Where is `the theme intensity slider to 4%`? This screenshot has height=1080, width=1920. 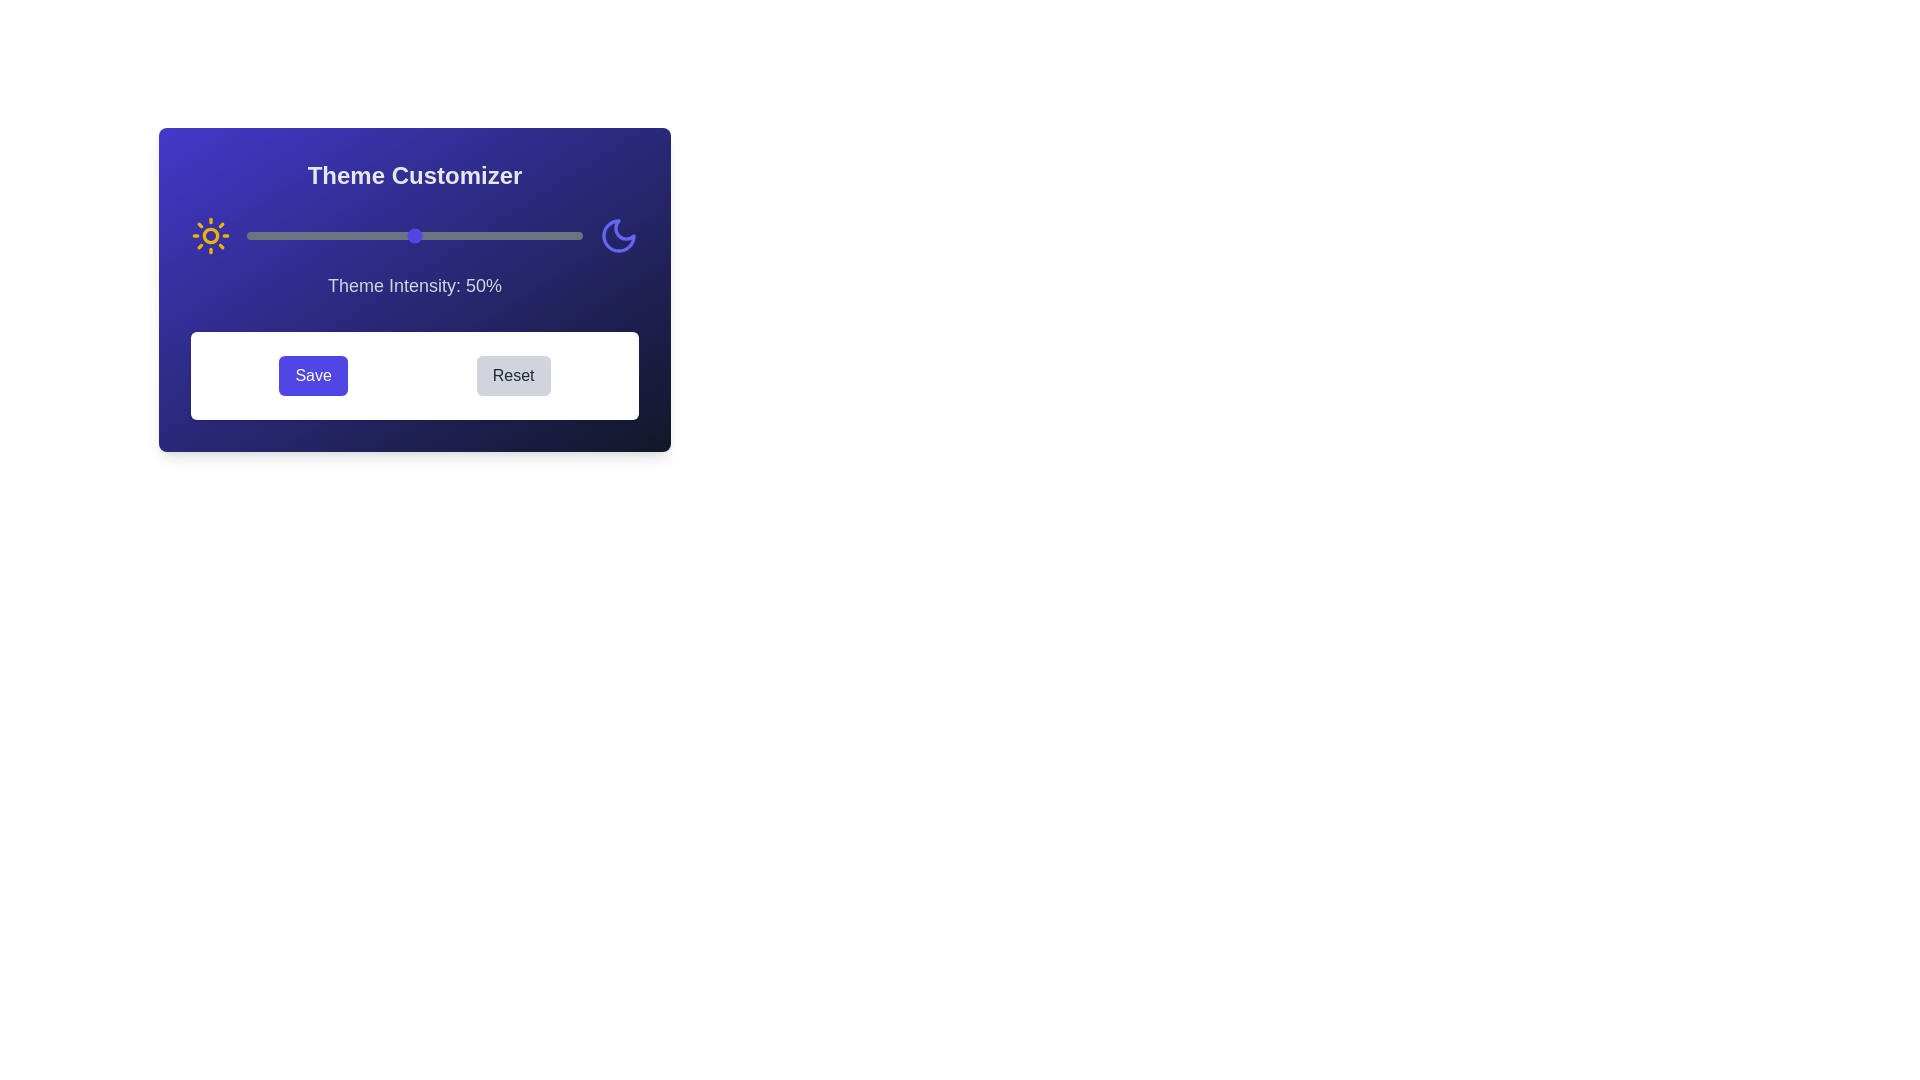
the theme intensity slider to 4% is located at coordinates (259, 234).